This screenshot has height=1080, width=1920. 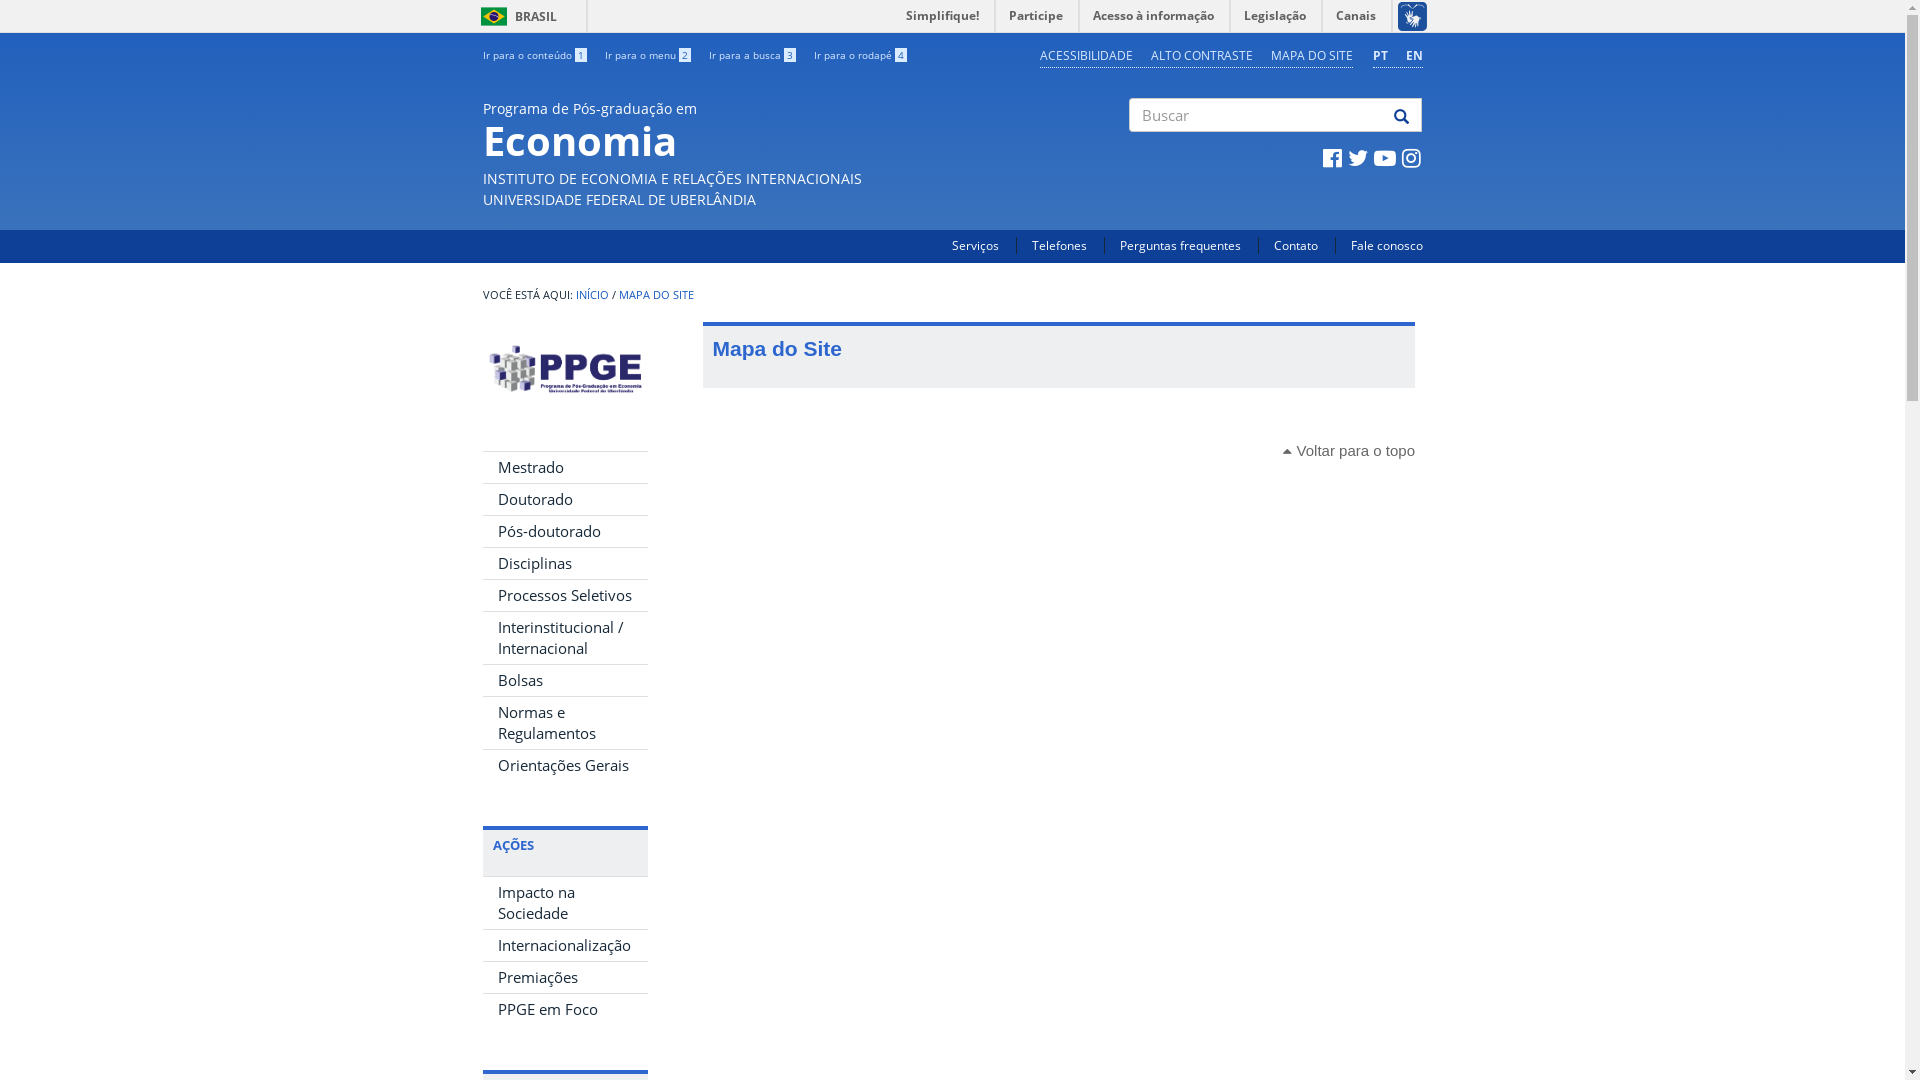 I want to click on 'Ir para a busca 3', so click(x=750, y=53).